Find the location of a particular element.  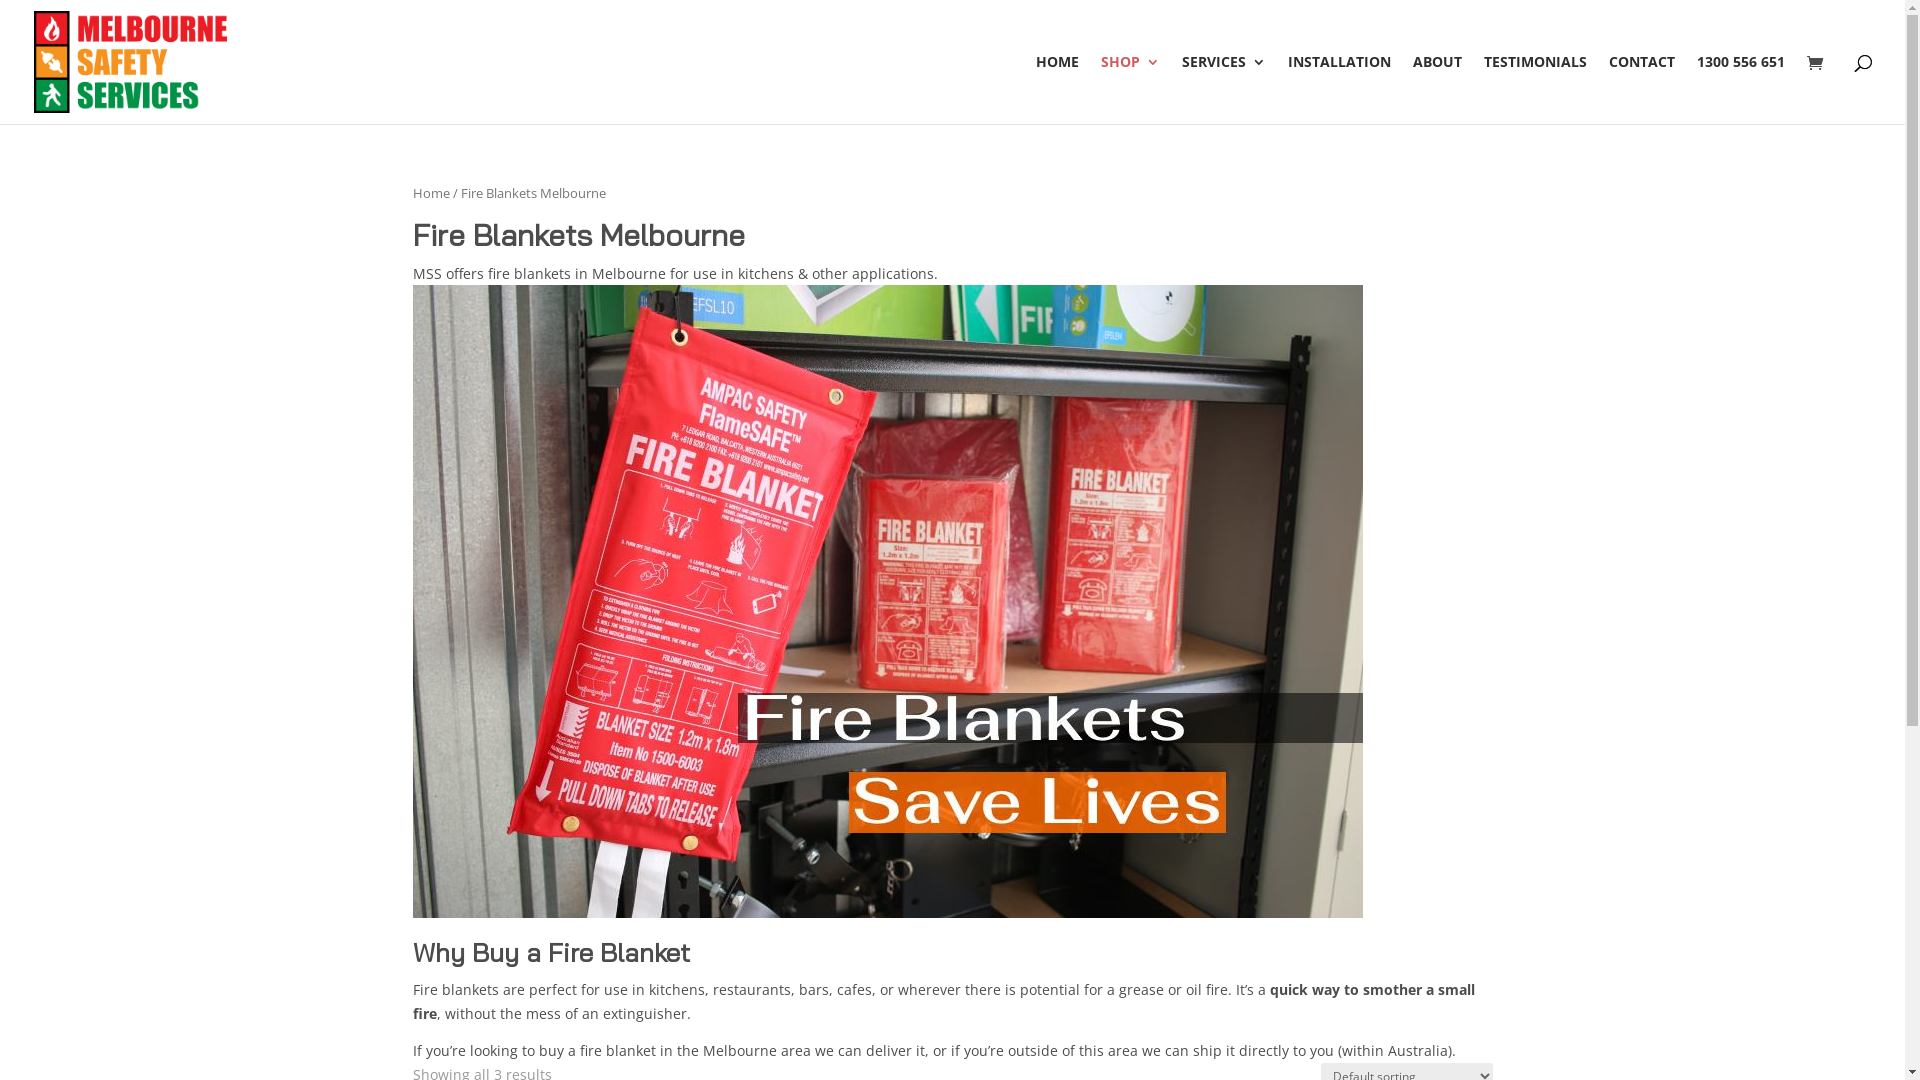

'SERVICES' is located at coordinates (1223, 88).